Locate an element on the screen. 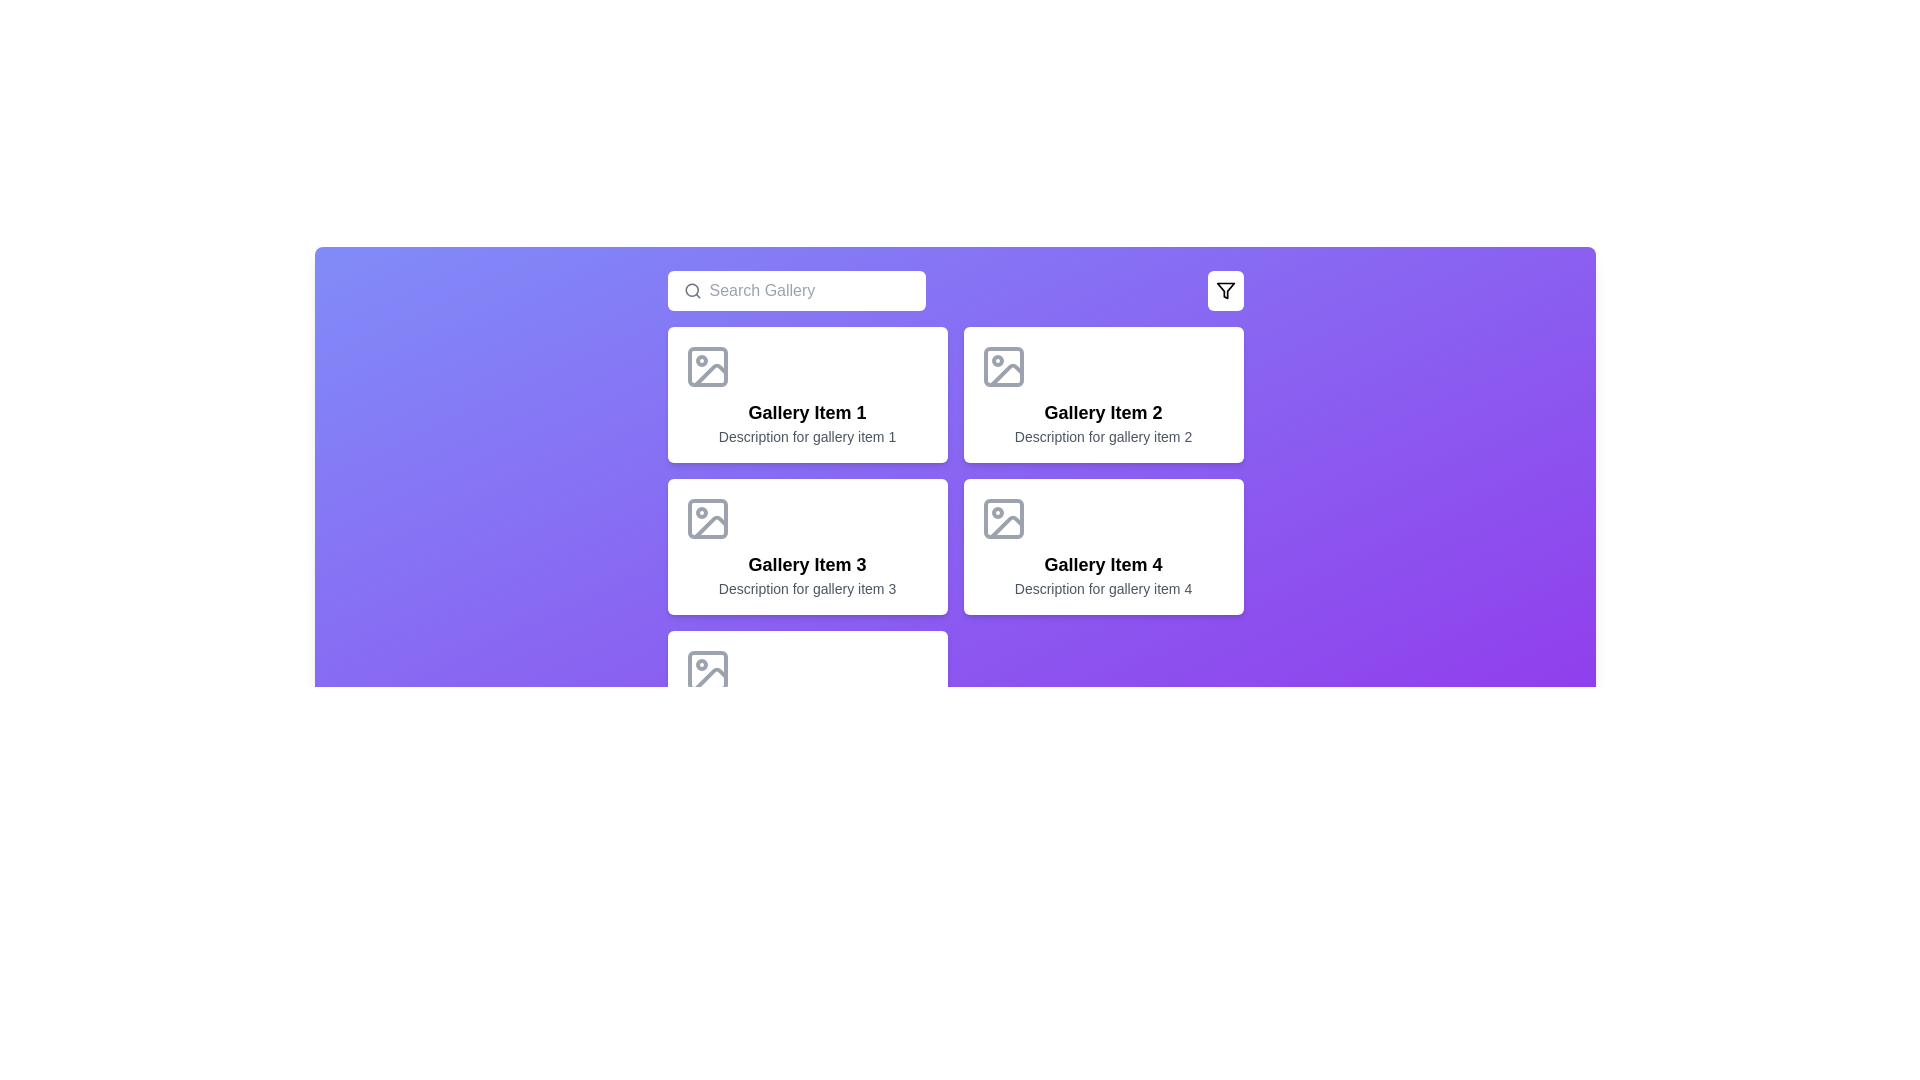 This screenshot has width=1920, height=1080. the Decorative SVG rectangle, which is a small rectangle with rounded corners is located at coordinates (707, 366).